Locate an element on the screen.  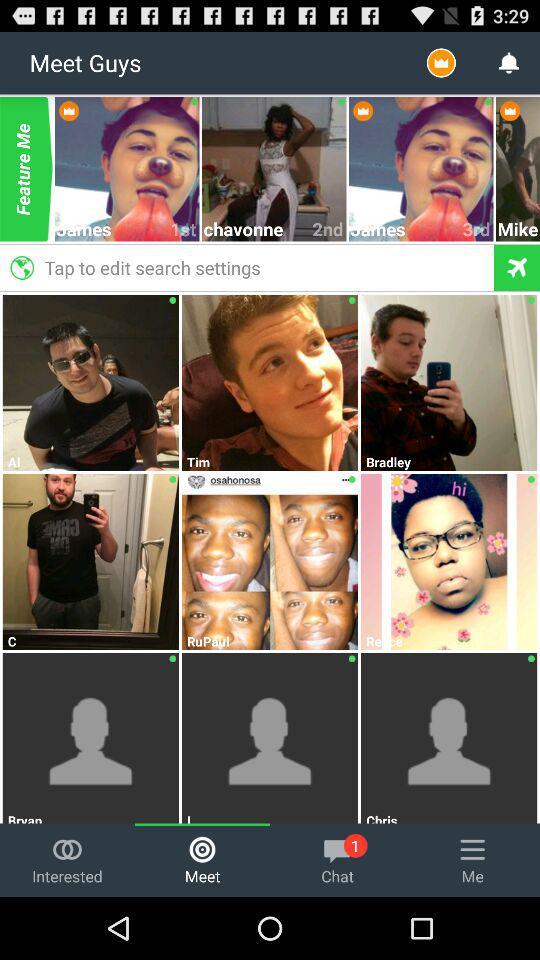
icon next to chavonne is located at coordinates (328, 229).